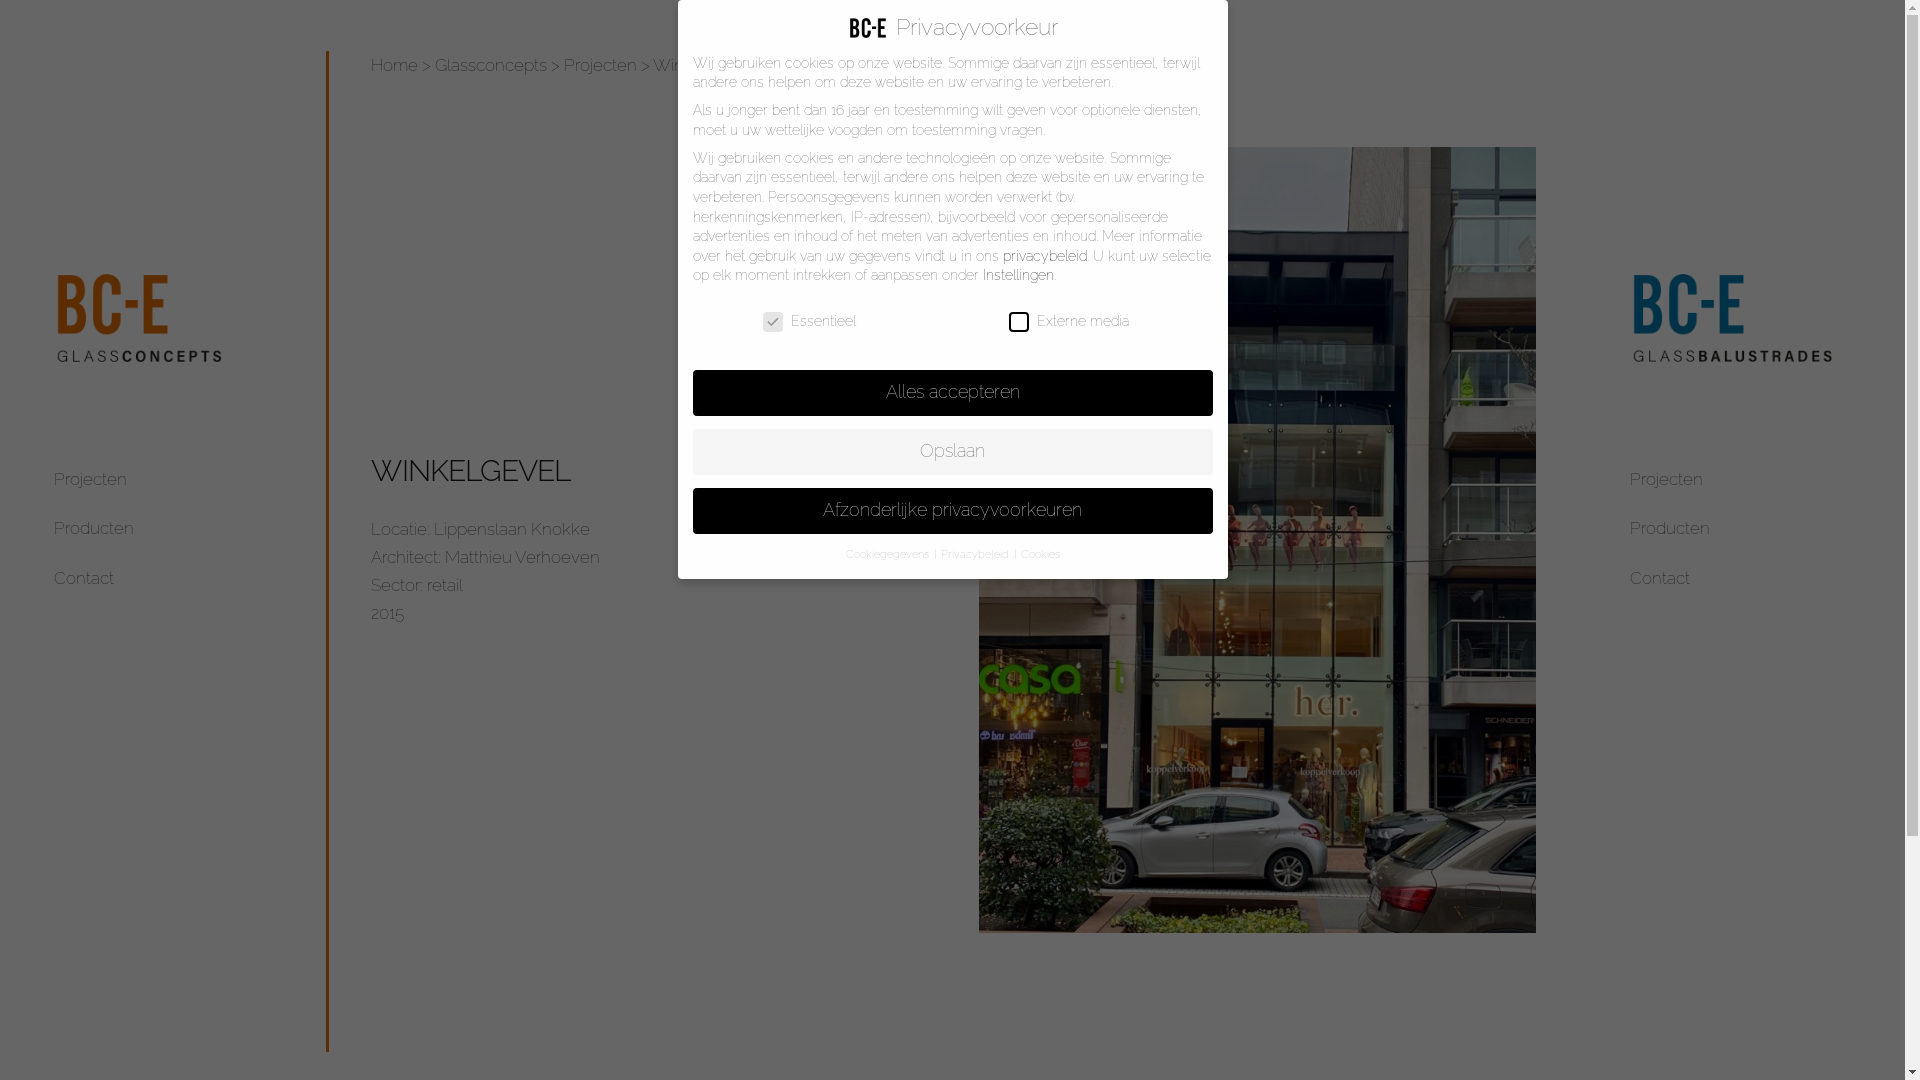  What do you see at coordinates (1017, 274) in the screenshot?
I see `'Instellingen'` at bounding box center [1017, 274].